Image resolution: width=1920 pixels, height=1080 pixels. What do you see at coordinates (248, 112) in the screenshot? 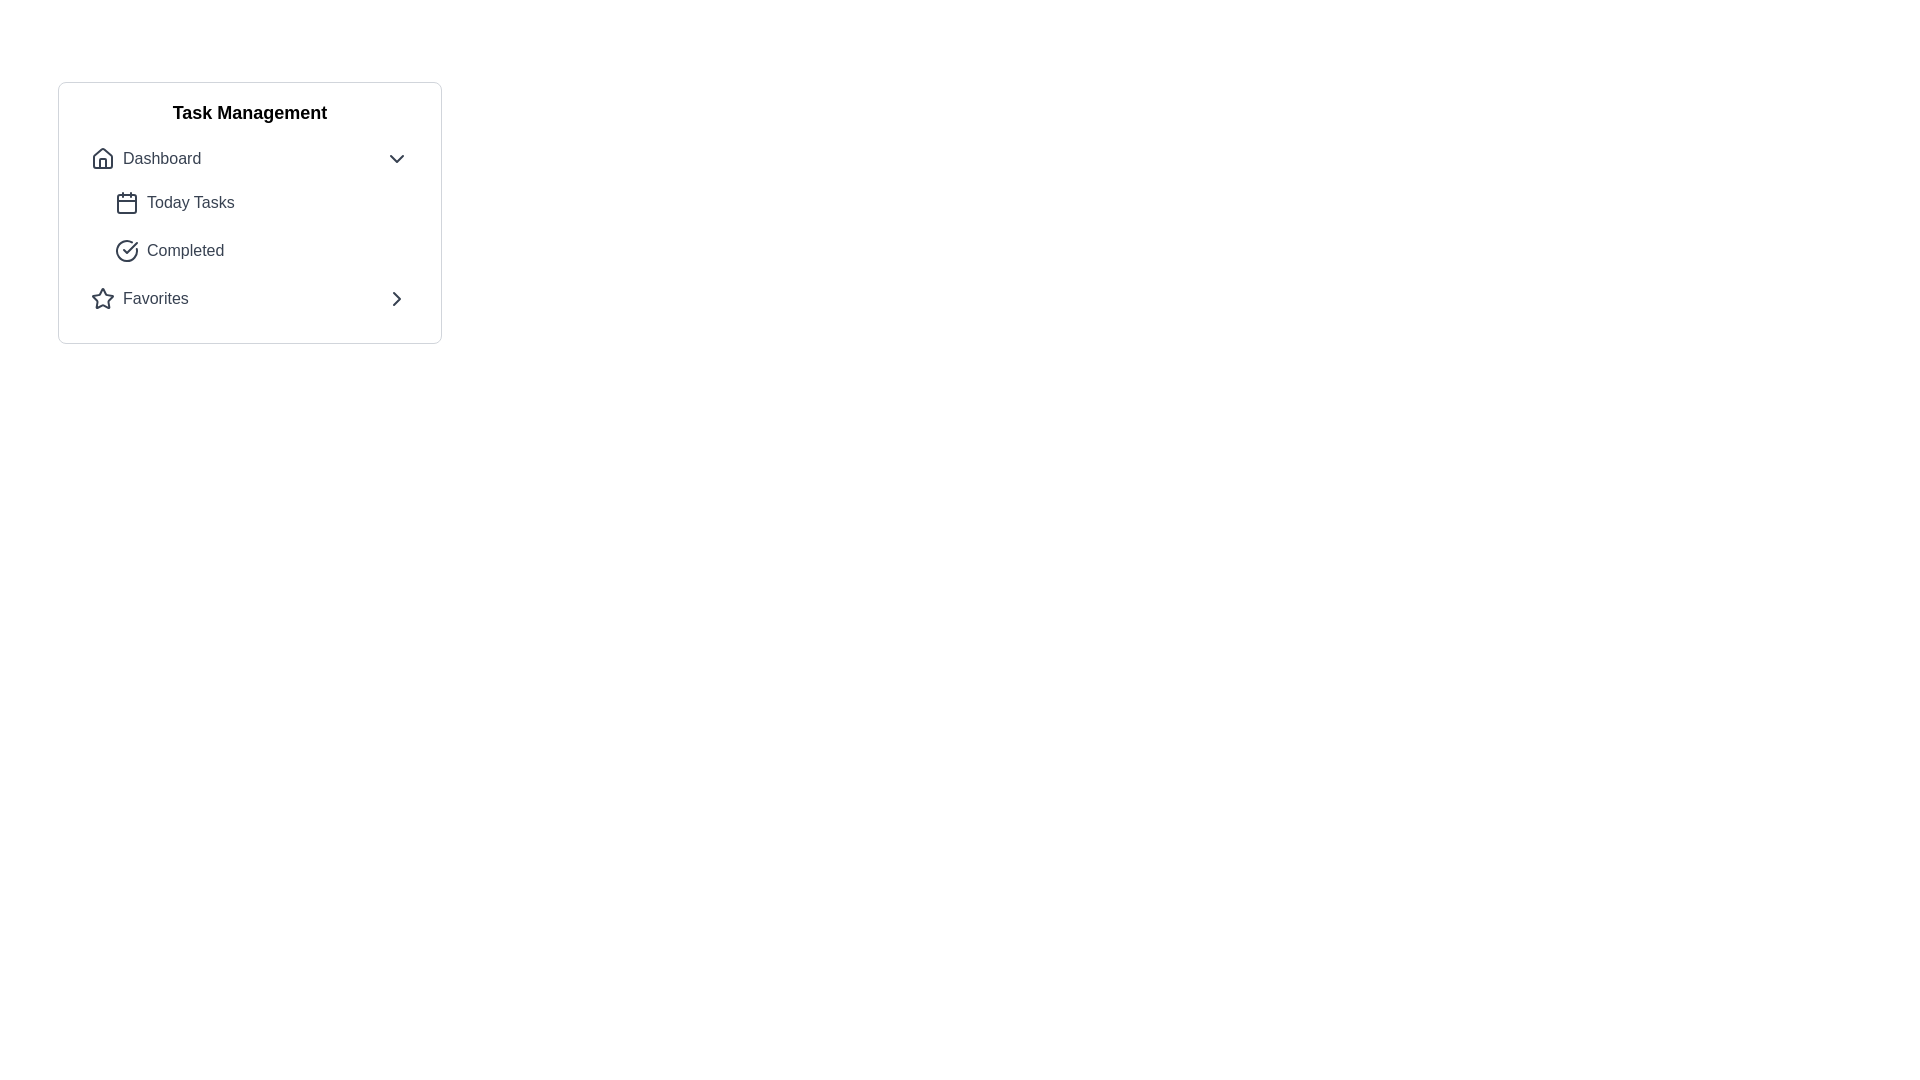
I see `the 'Task Management' header/title text element, which is bold and large, positioned at the top of a white rectangular card with rounded corners` at bounding box center [248, 112].